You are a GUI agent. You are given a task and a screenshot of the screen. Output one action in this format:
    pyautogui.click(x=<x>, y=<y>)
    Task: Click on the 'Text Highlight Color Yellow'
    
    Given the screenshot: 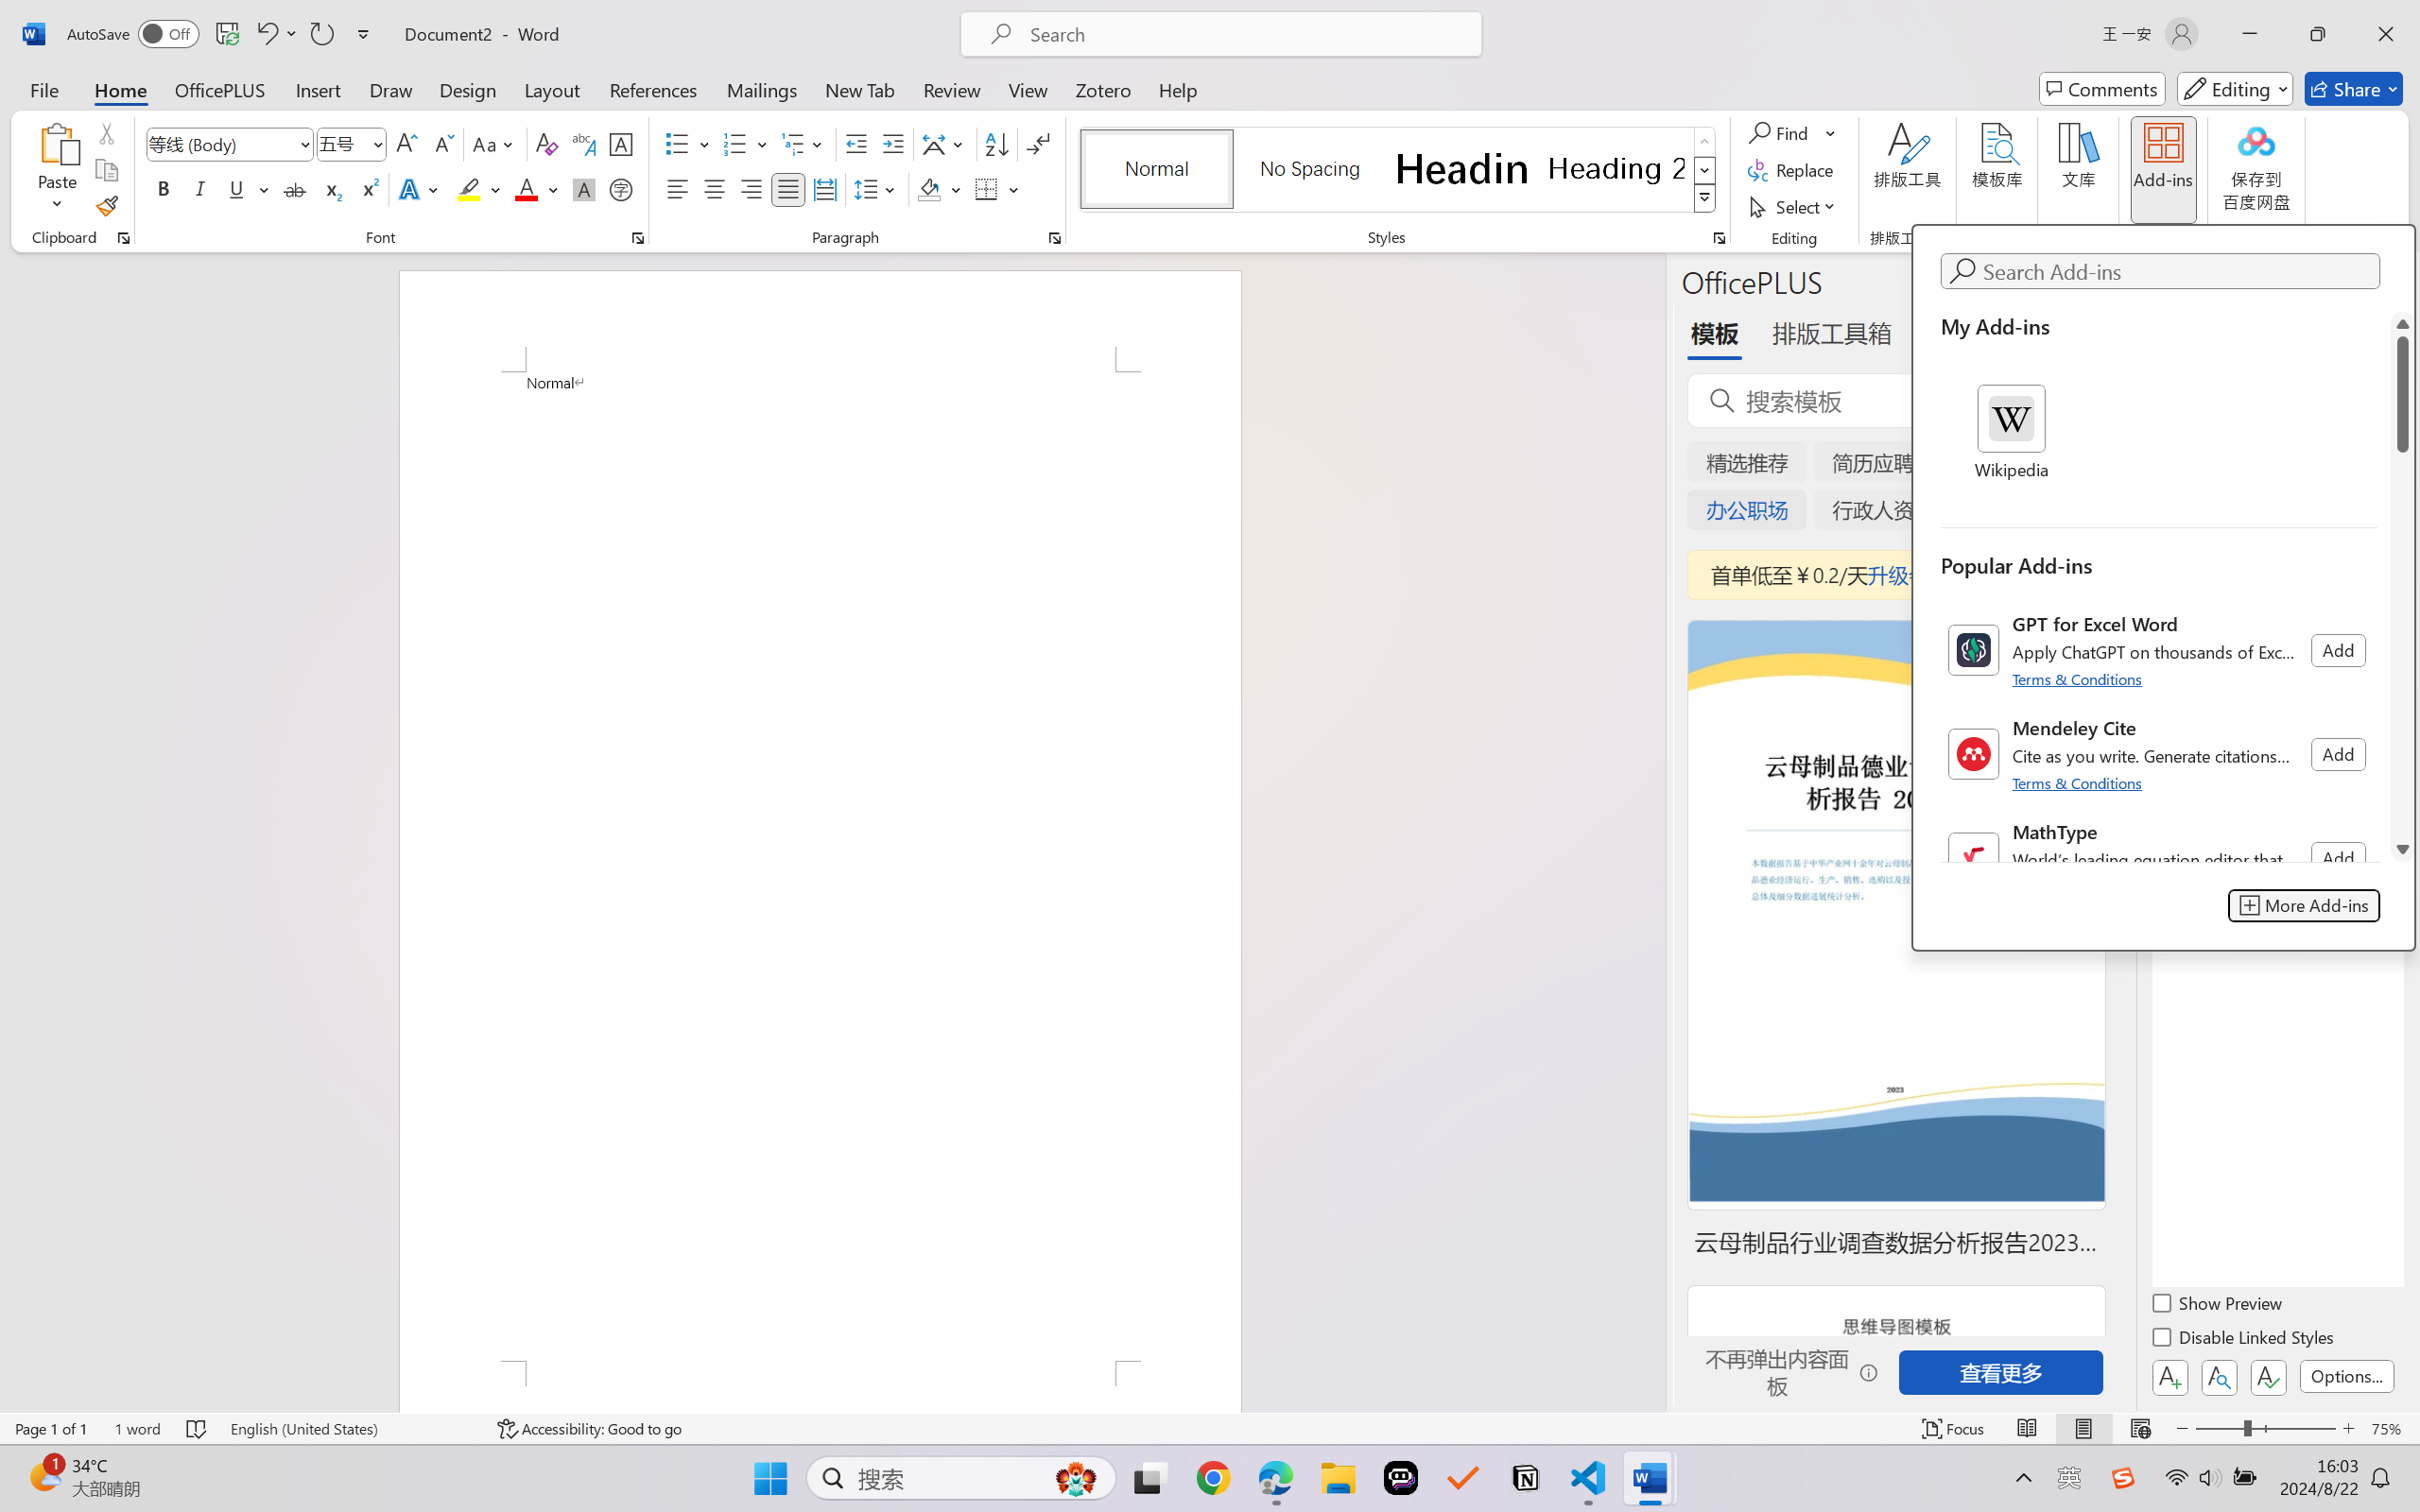 What is the action you would take?
    pyautogui.click(x=468, y=188)
    